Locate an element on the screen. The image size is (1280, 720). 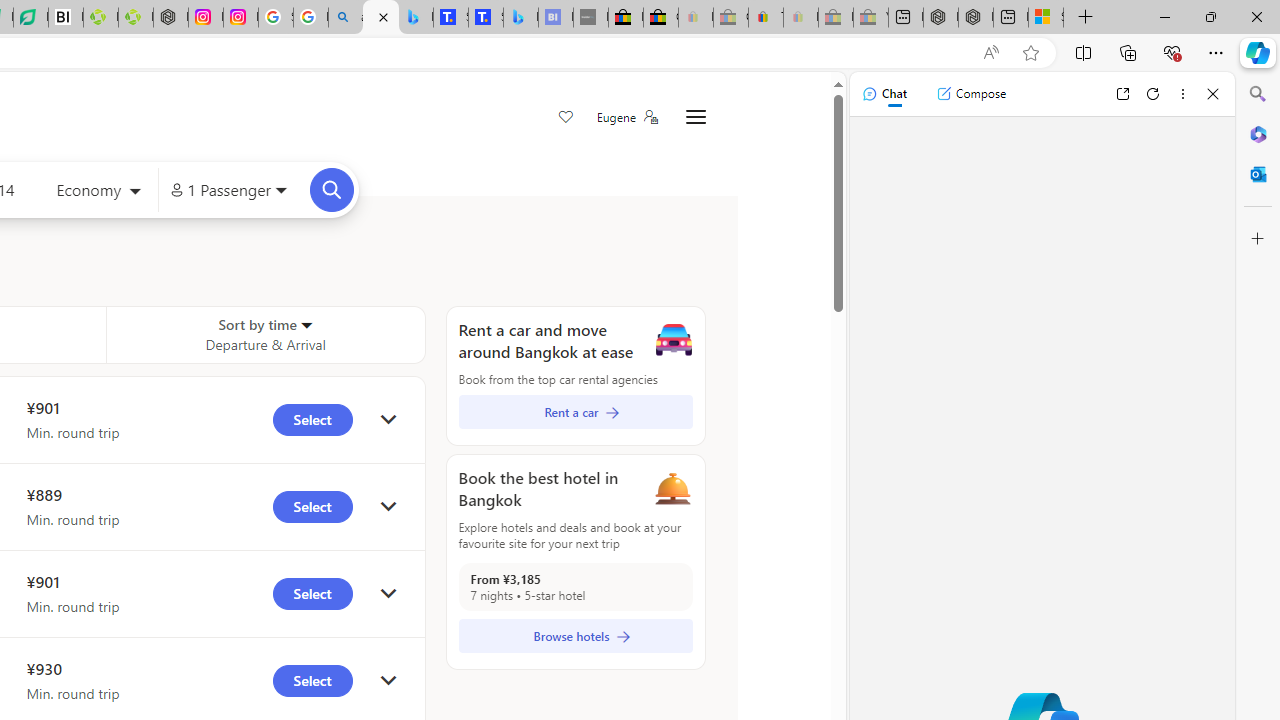
'Save' is located at coordinates (564, 118).